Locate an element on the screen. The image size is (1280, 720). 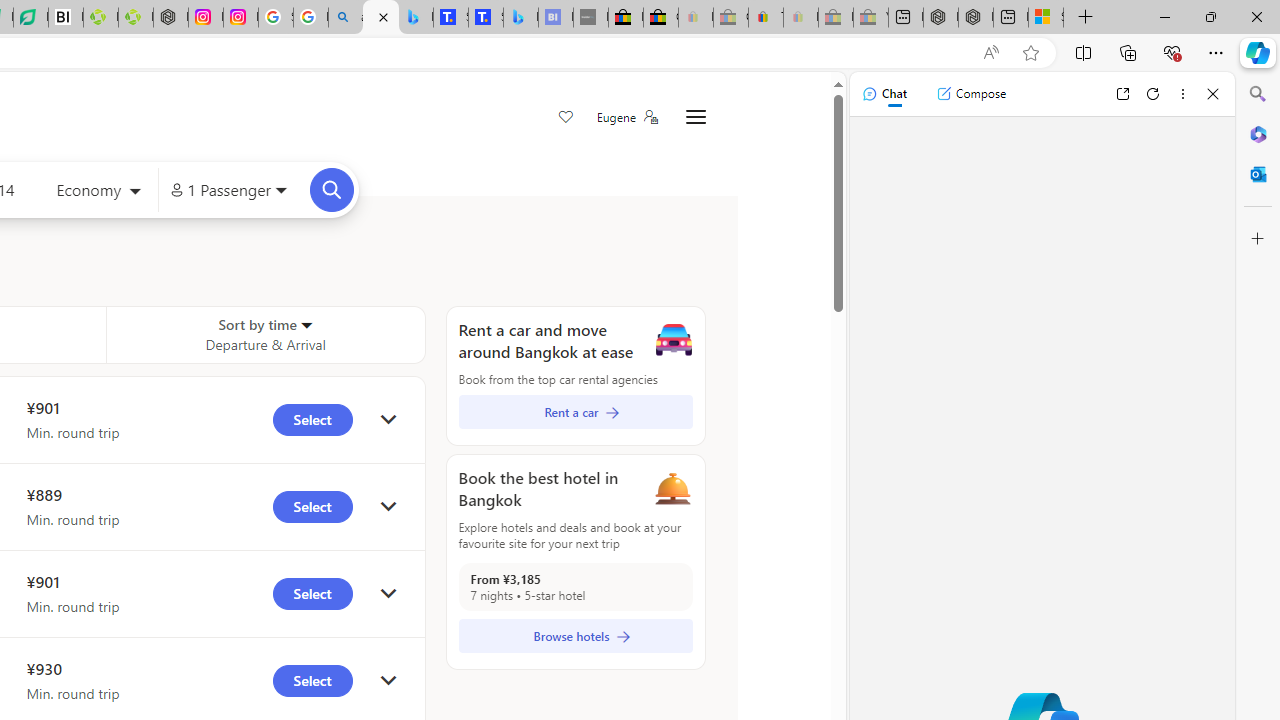
'Save' is located at coordinates (564, 118).